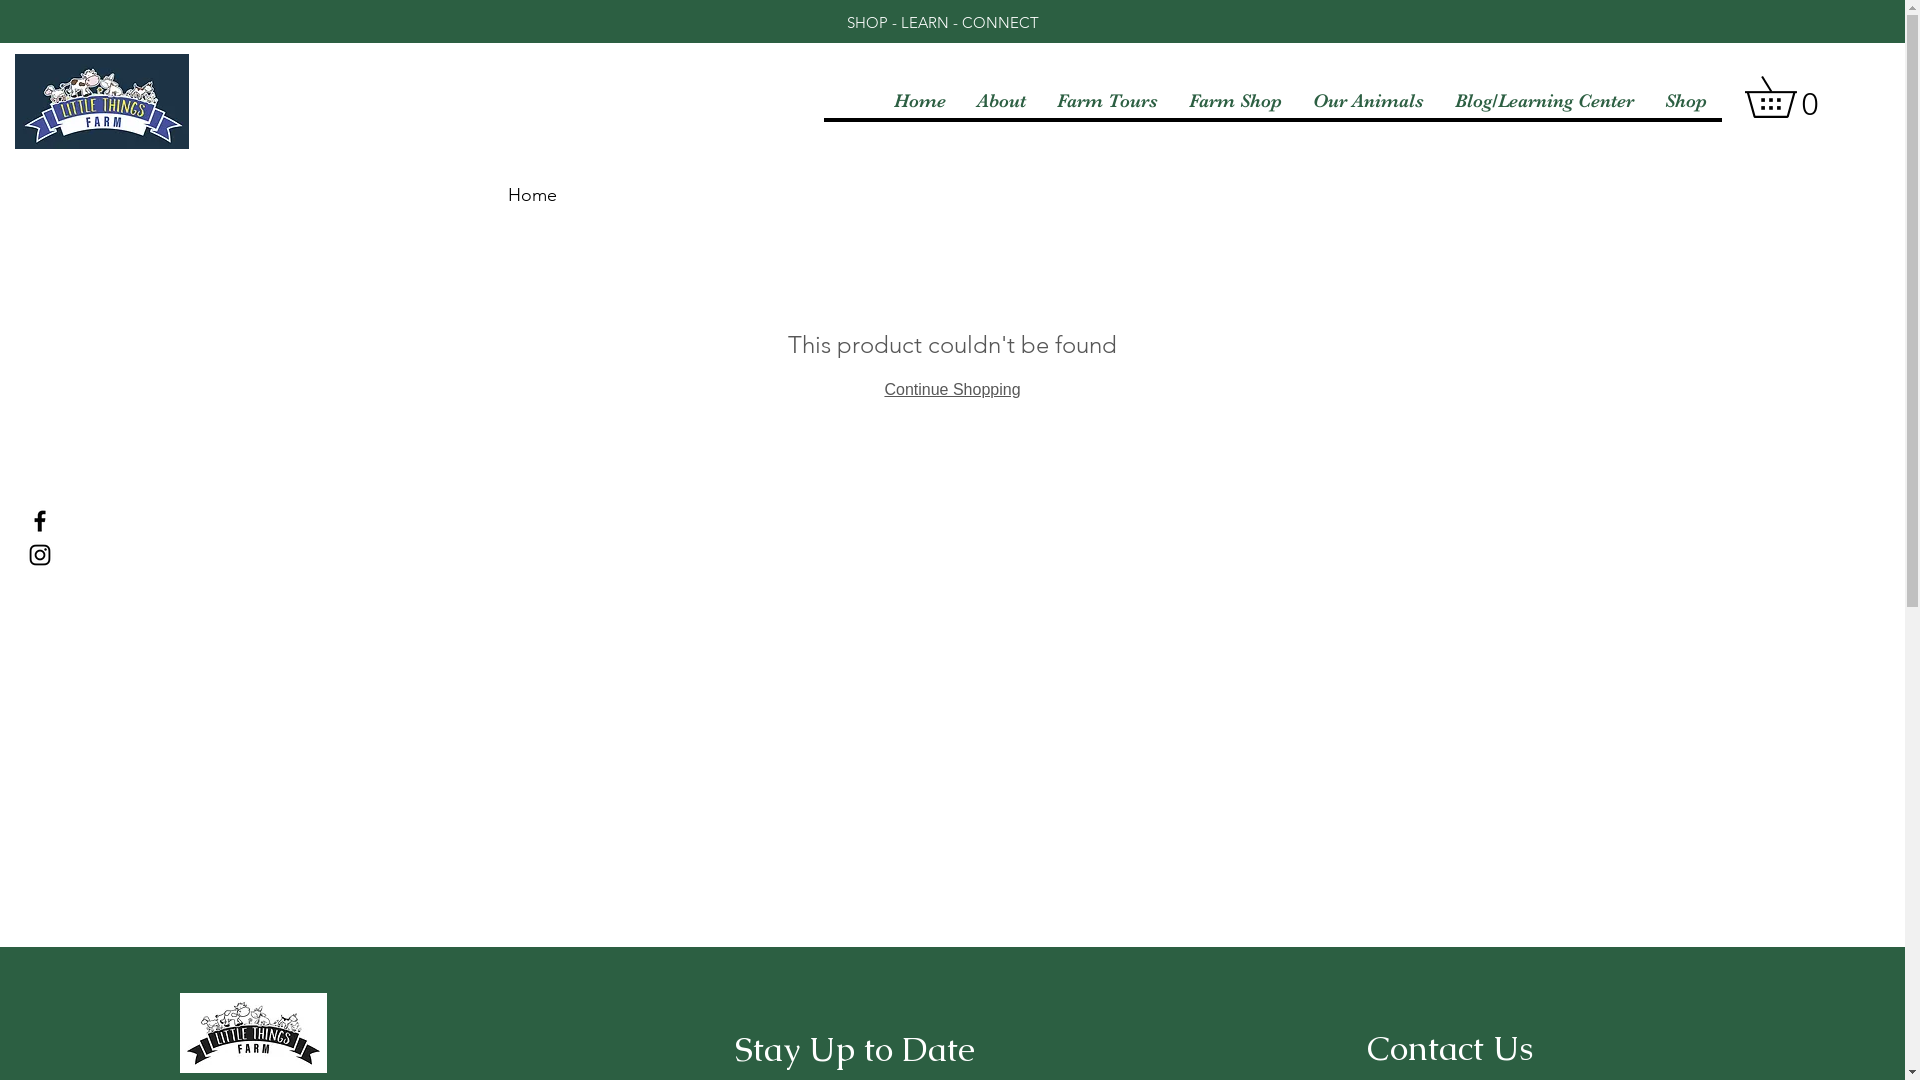 Image resolution: width=1920 pixels, height=1080 pixels. What do you see at coordinates (1040, 100) in the screenshot?
I see `'Farm Tours'` at bounding box center [1040, 100].